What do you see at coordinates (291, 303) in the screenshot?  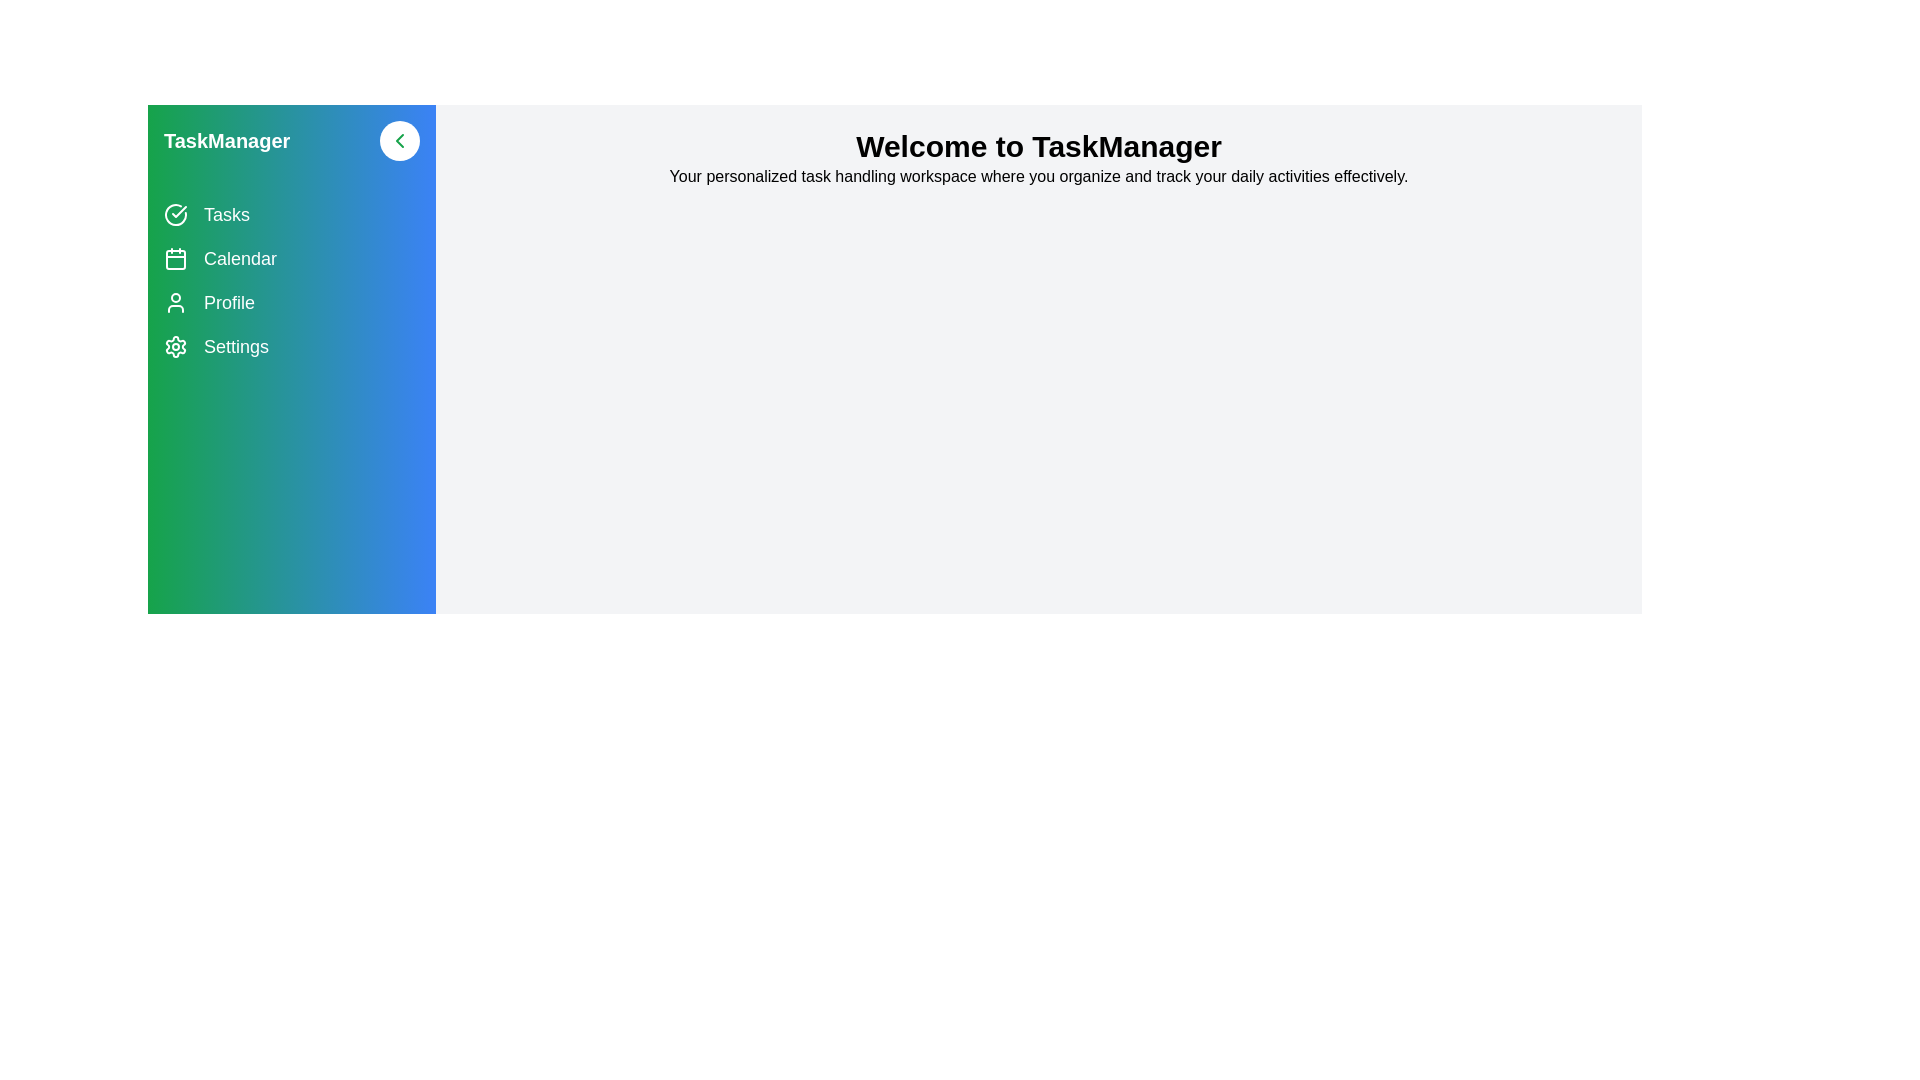 I see `the navigation item Profile to navigate to the corresponding section` at bounding box center [291, 303].